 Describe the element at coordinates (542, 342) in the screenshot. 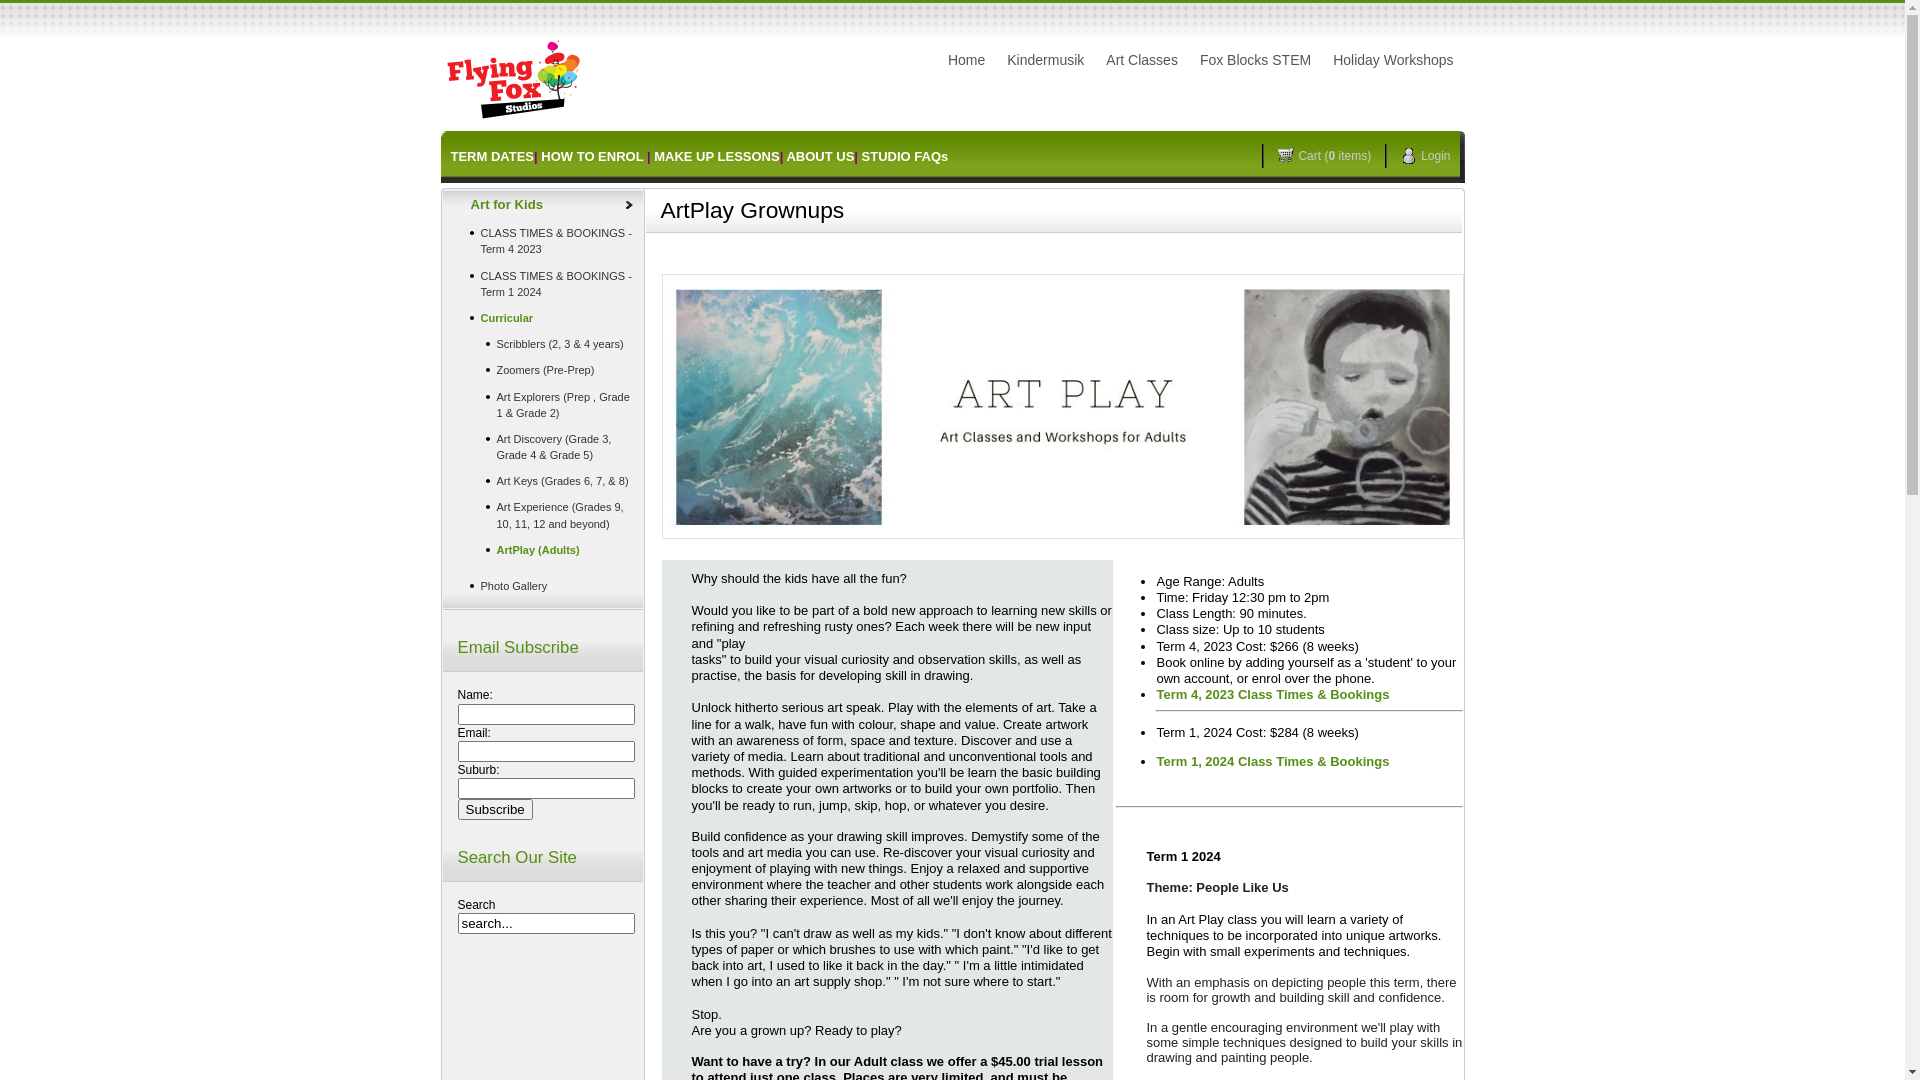

I see `'Scribblers (2, 3 & 4 years)'` at that location.